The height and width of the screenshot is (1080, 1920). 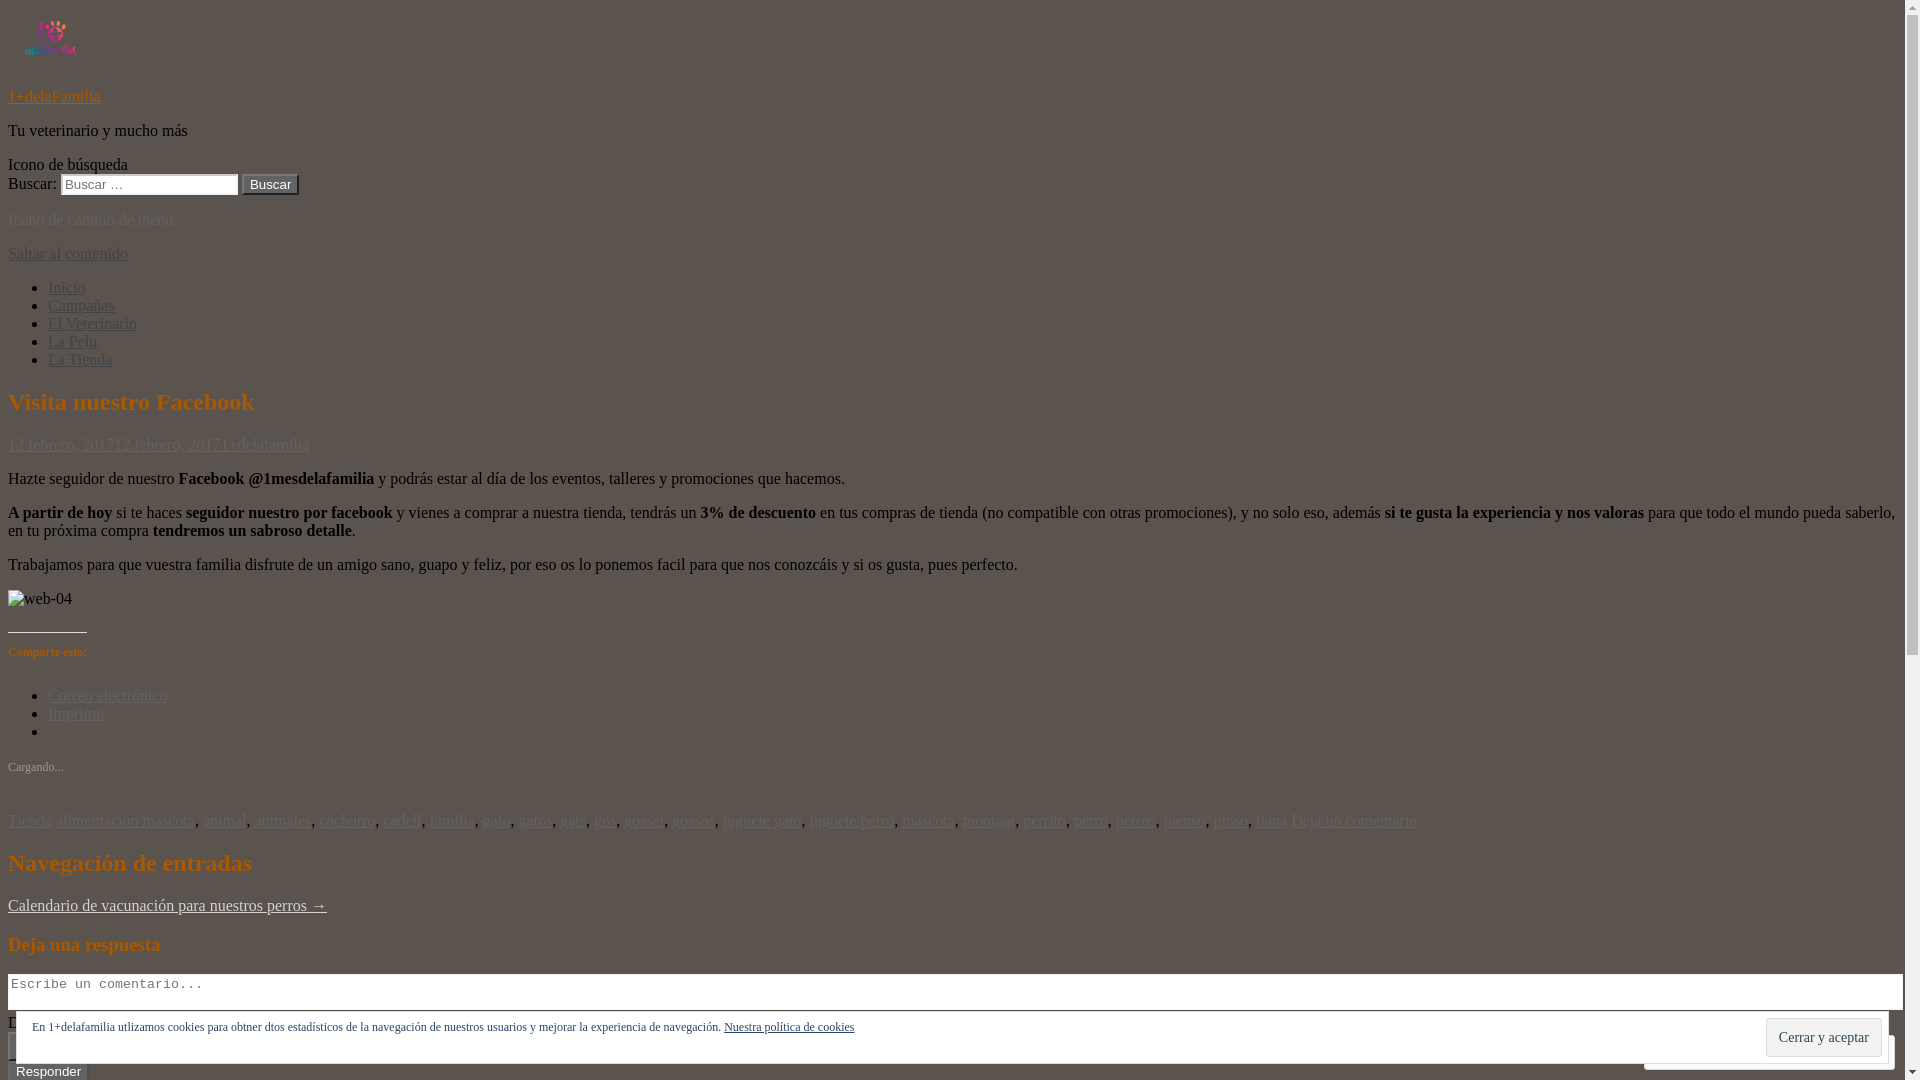 I want to click on 'Buscar', so click(x=269, y=184).